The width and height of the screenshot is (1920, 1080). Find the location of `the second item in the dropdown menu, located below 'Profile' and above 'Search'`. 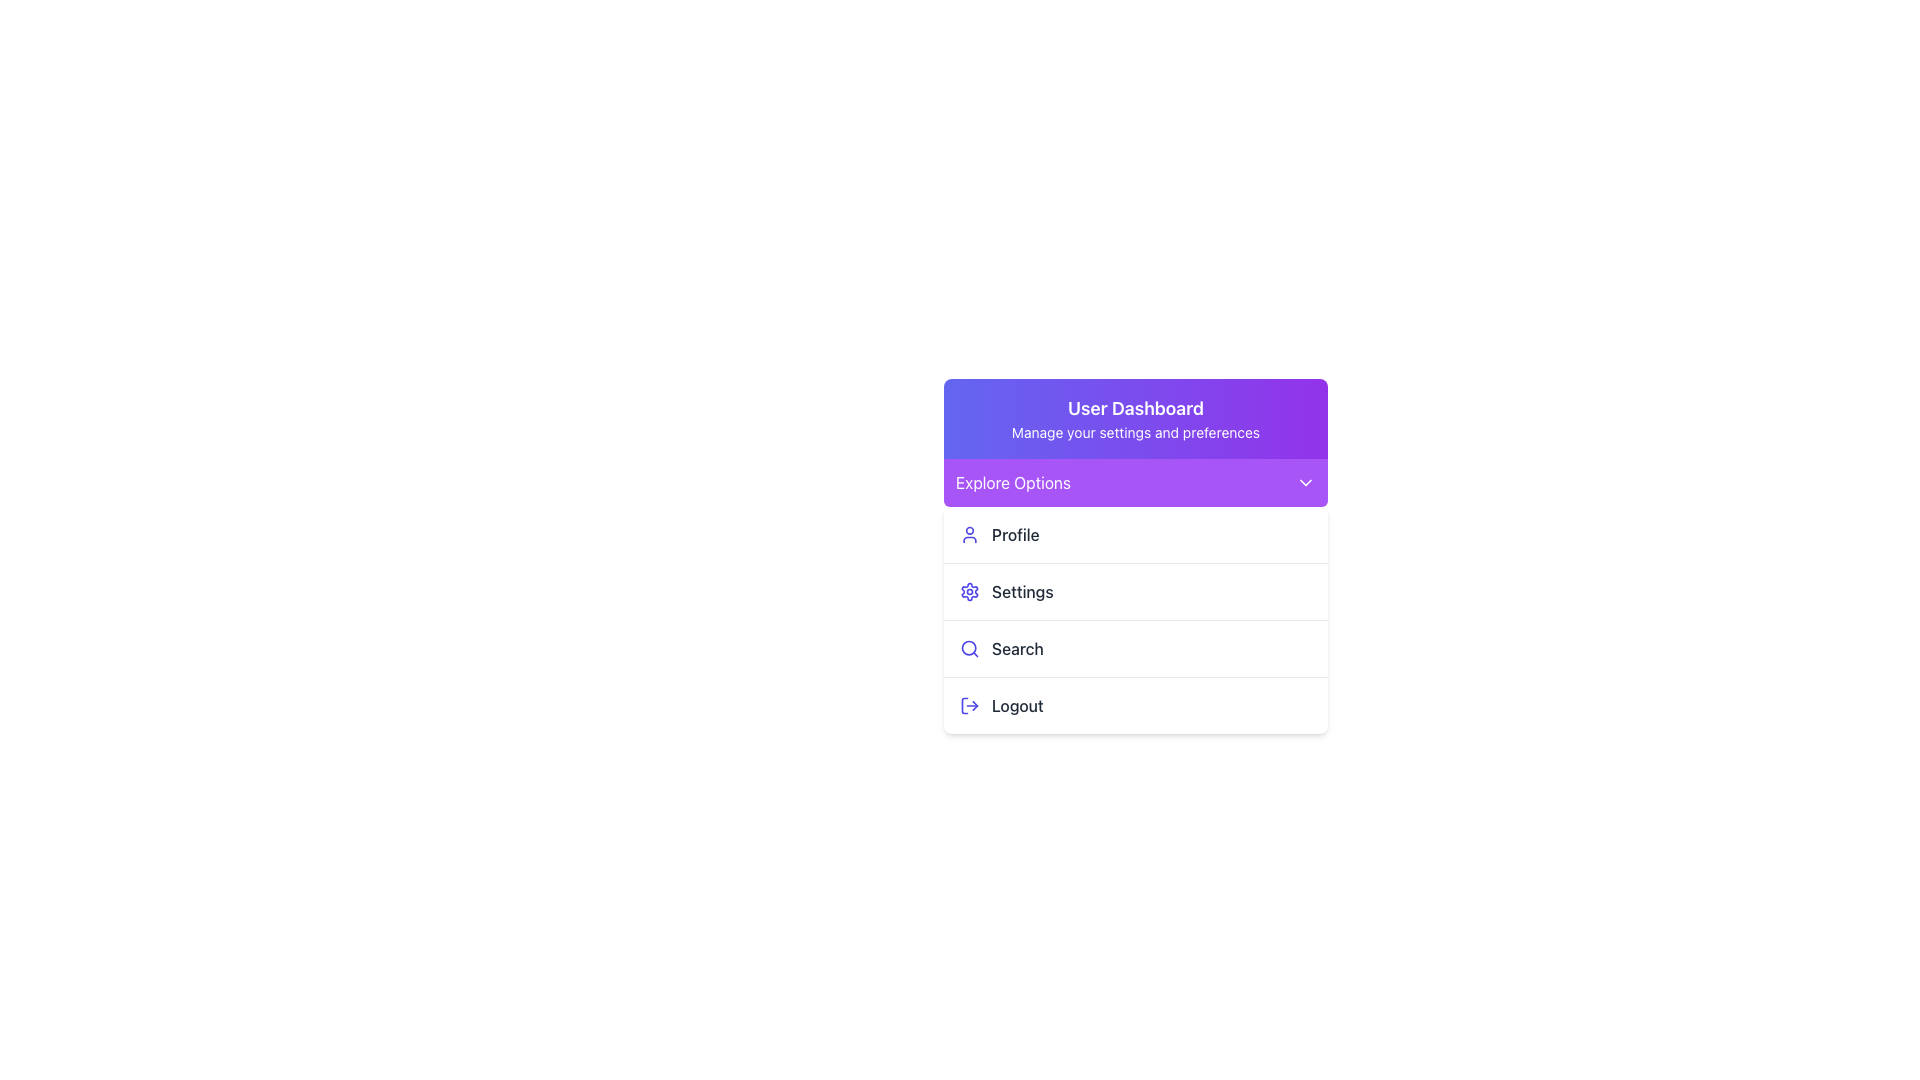

the second item in the dropdown menu, located below 'Profile' and above 'Search' is located at coordinates (1136, 590).